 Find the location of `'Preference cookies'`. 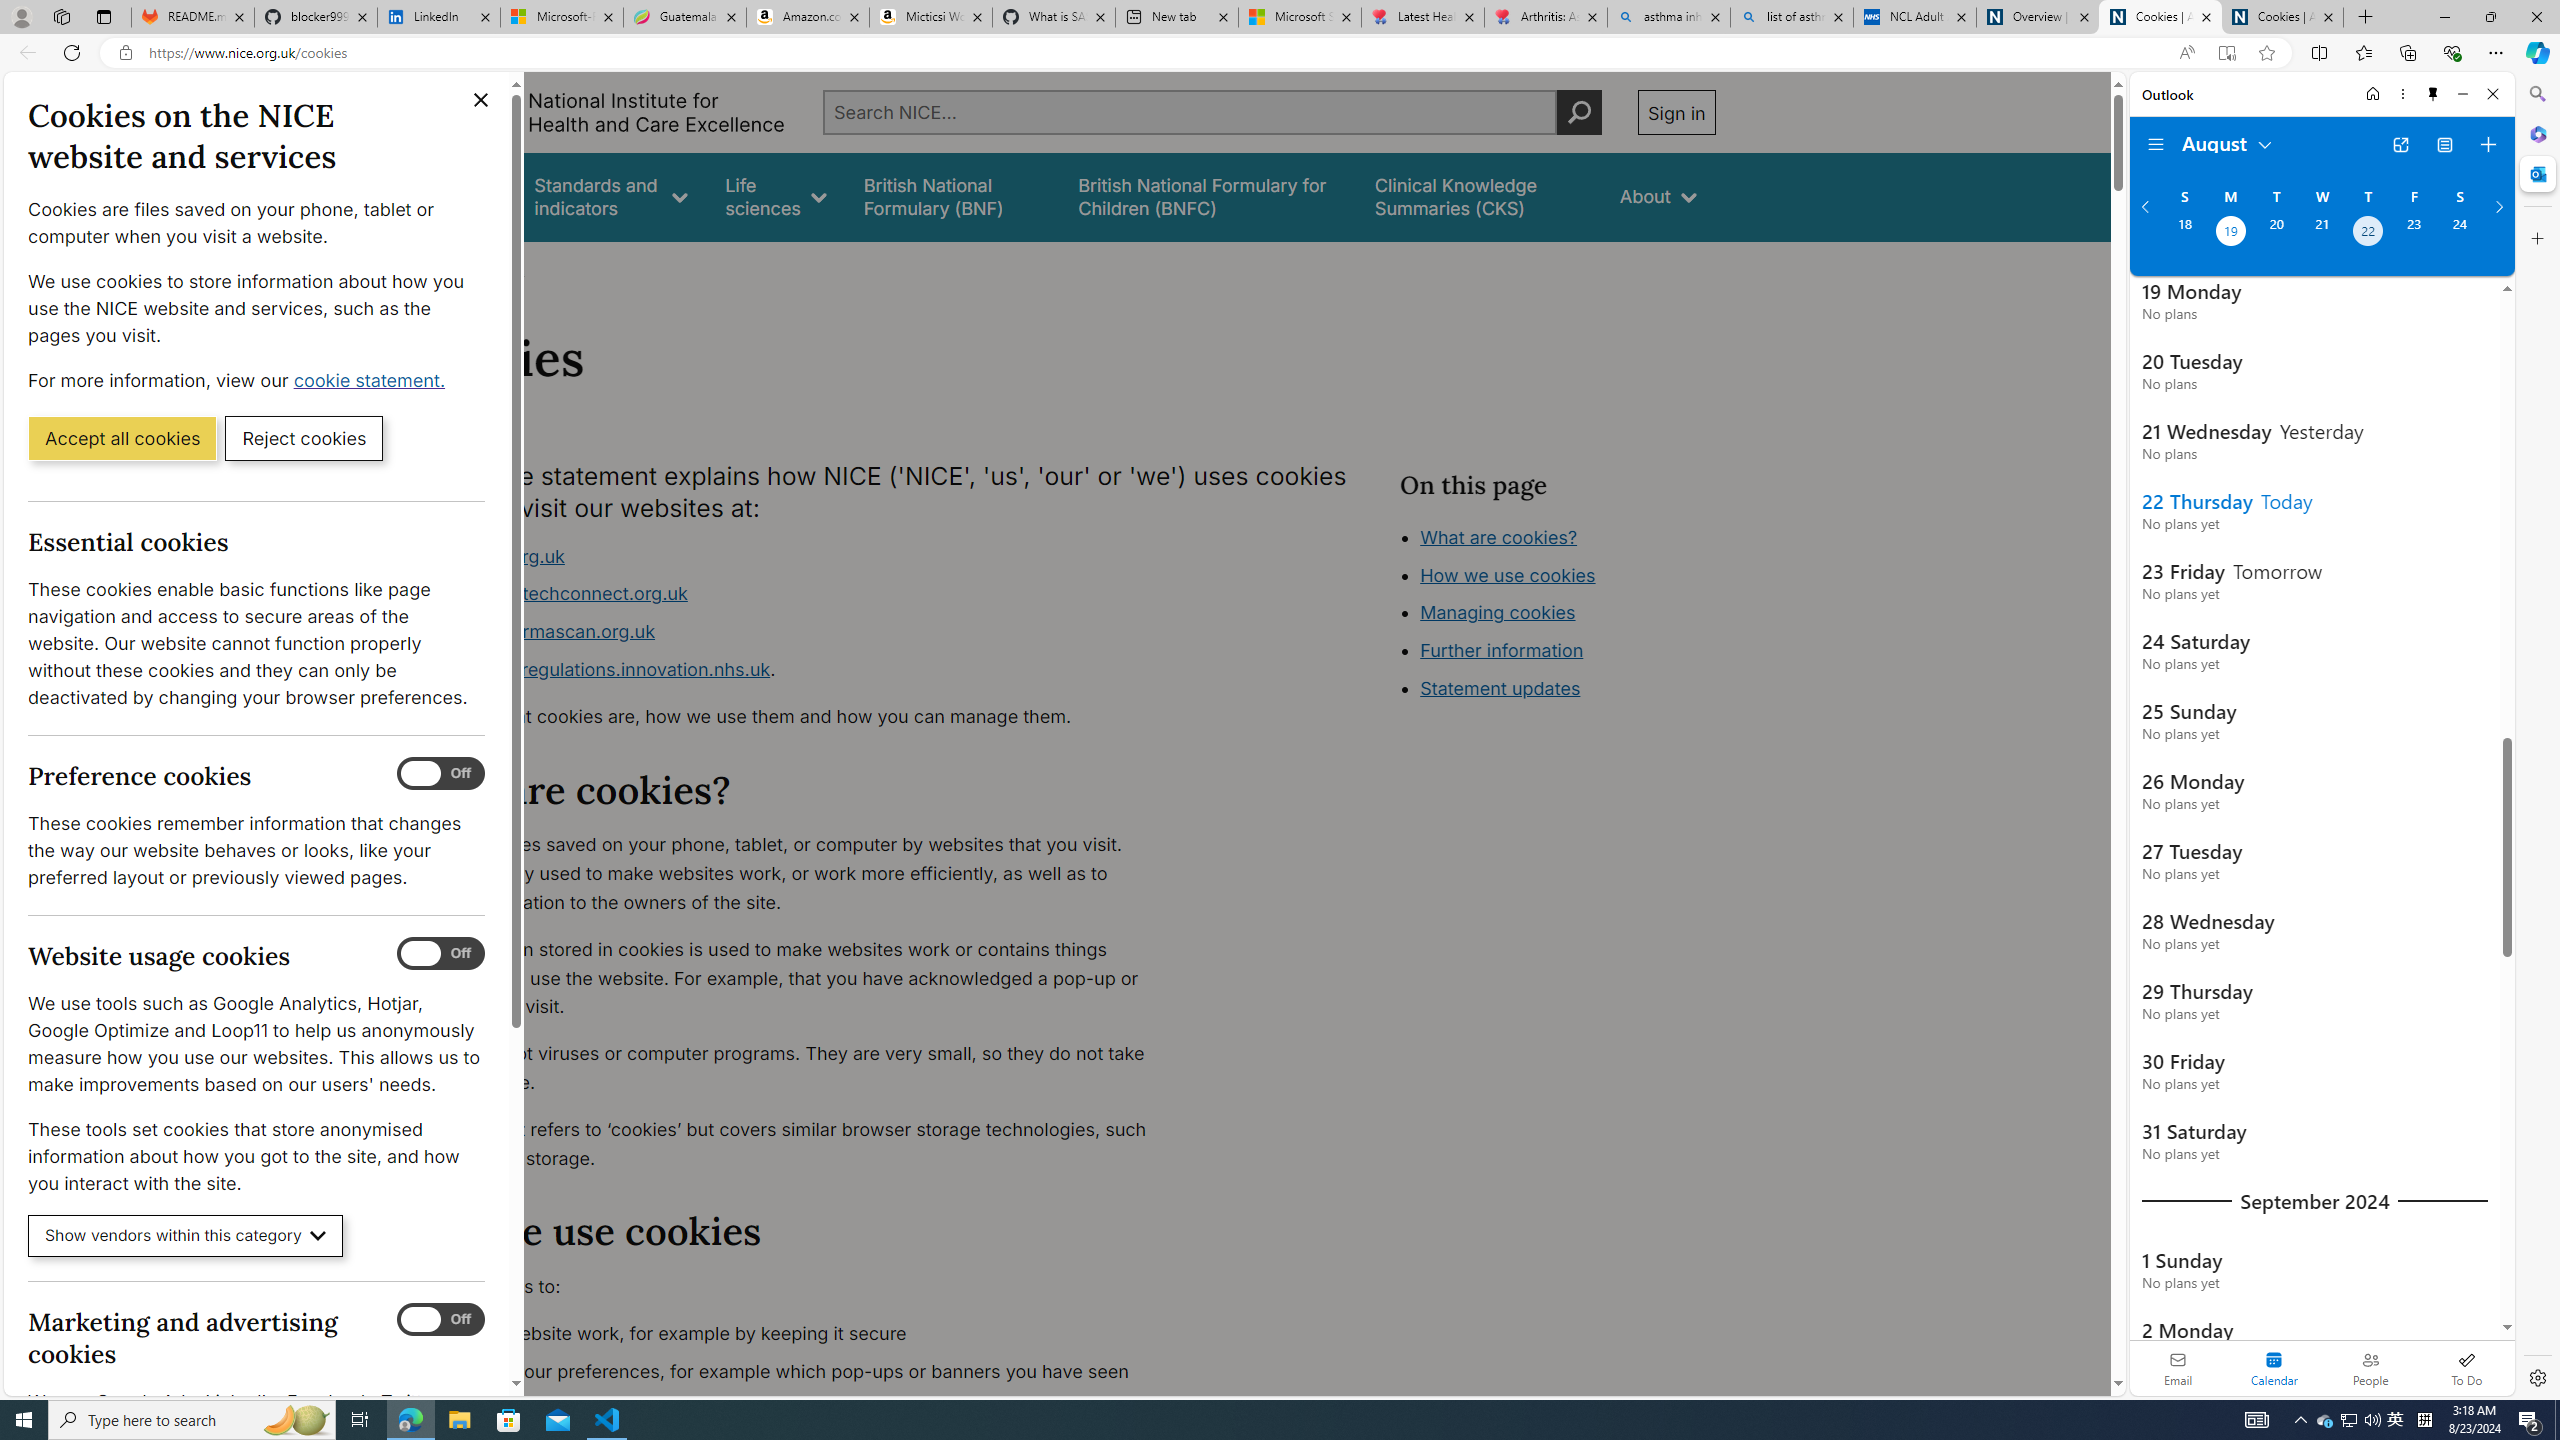

'Preference cookies' is located at coordinates (440, 773).